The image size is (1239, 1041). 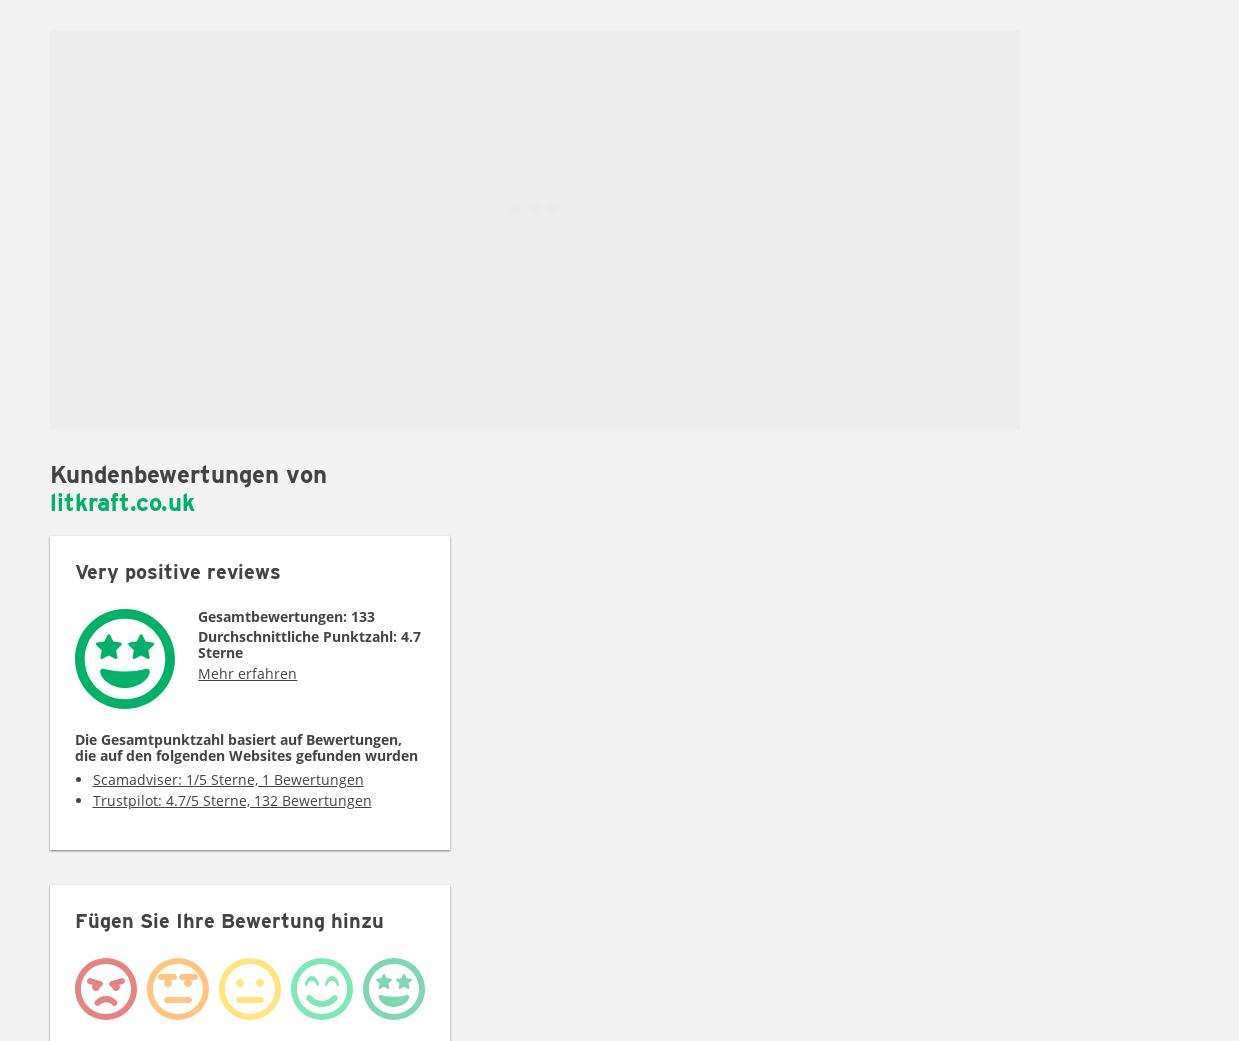 I want to click on 'Kundenbewertungen von', so click(x=187, y=473).